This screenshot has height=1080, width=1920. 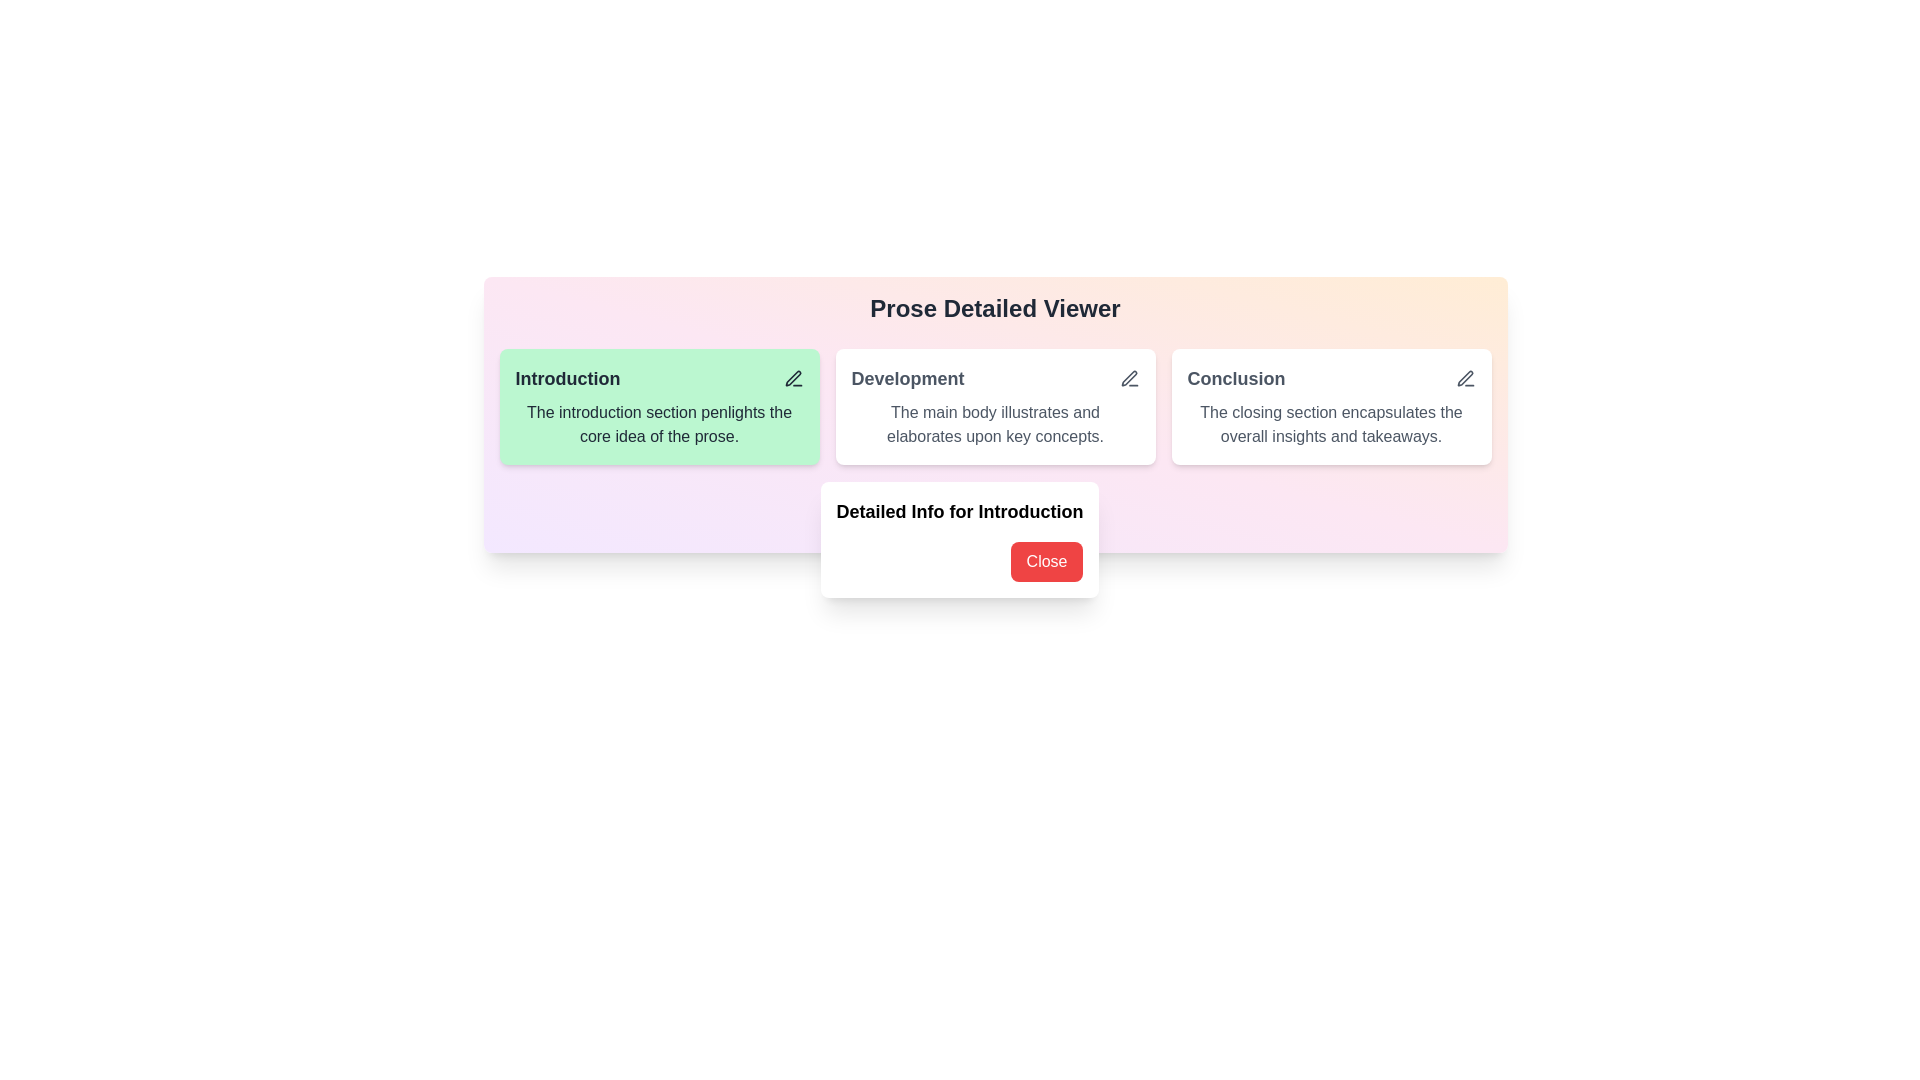 What do you see at coordinates (792, 378) in the screenshot?
I see `the edit icon located at the far-right corner of the light green box containing the 'Introduction' text` at bounding box center [792, 378].